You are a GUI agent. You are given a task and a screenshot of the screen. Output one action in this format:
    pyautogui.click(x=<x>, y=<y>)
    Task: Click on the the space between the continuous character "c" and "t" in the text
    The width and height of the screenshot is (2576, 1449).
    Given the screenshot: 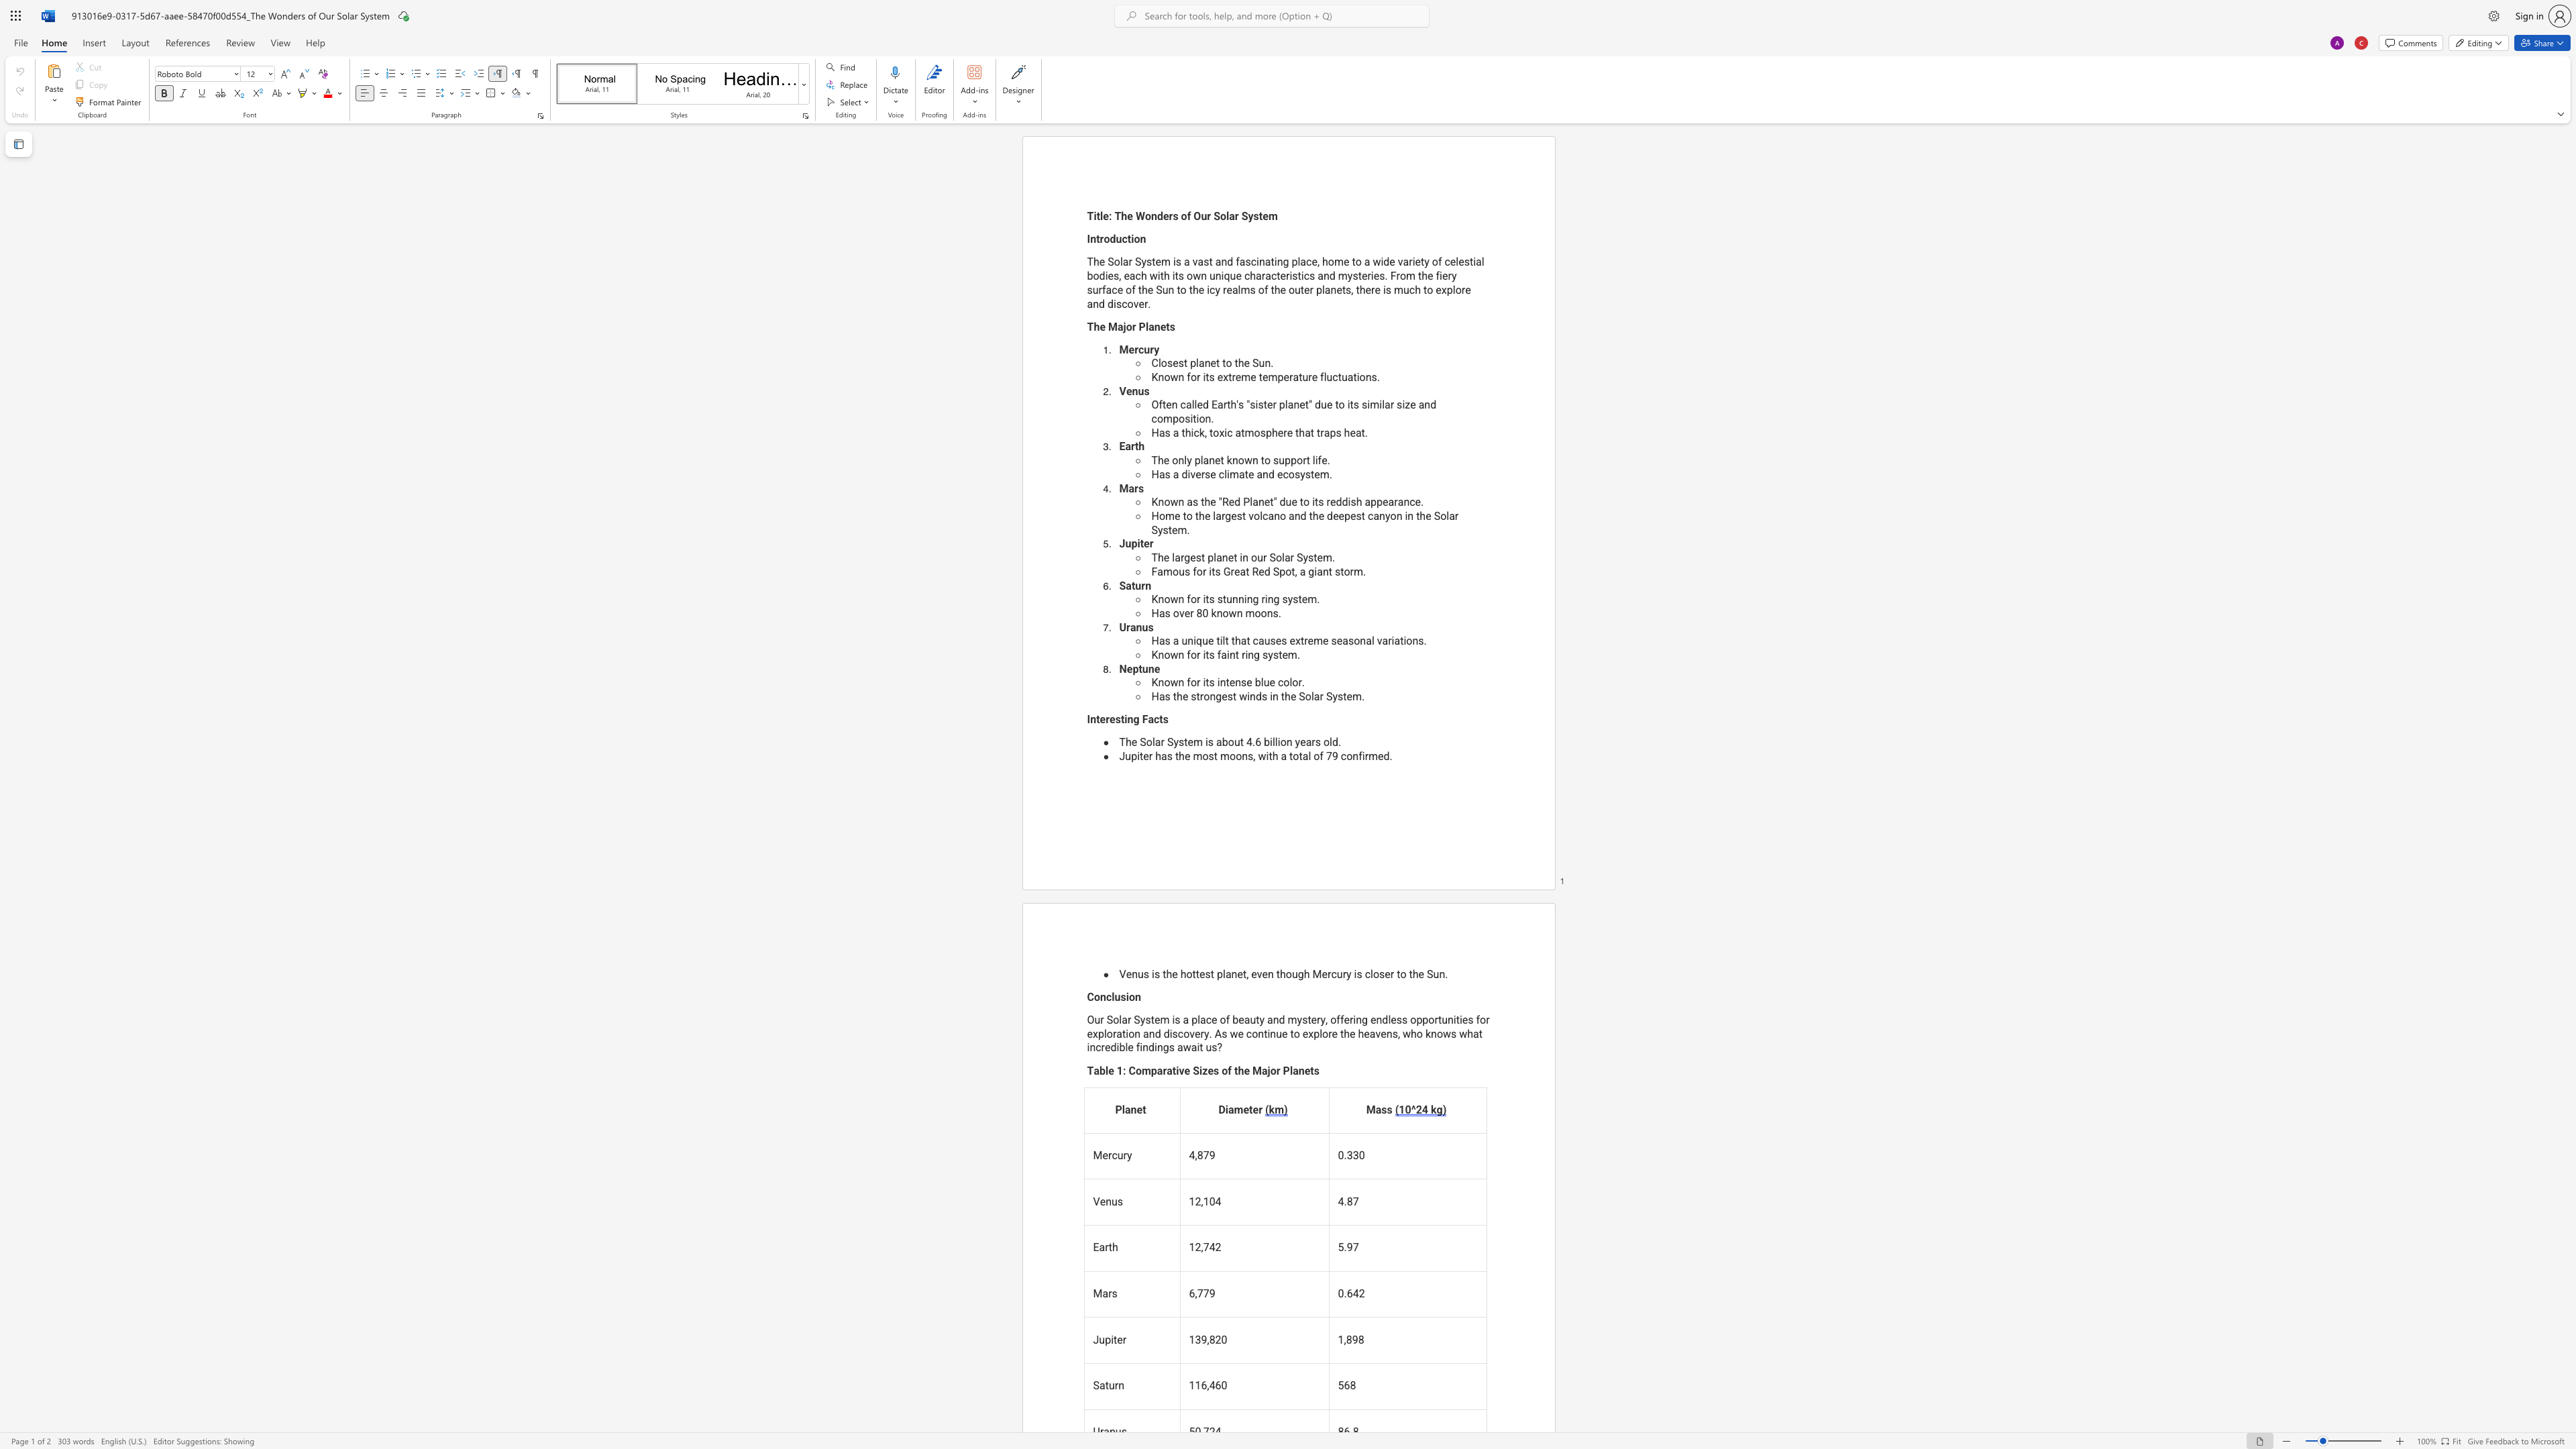 What is the action you would take?
    pyautogui.click(x=1127, y=238)
    